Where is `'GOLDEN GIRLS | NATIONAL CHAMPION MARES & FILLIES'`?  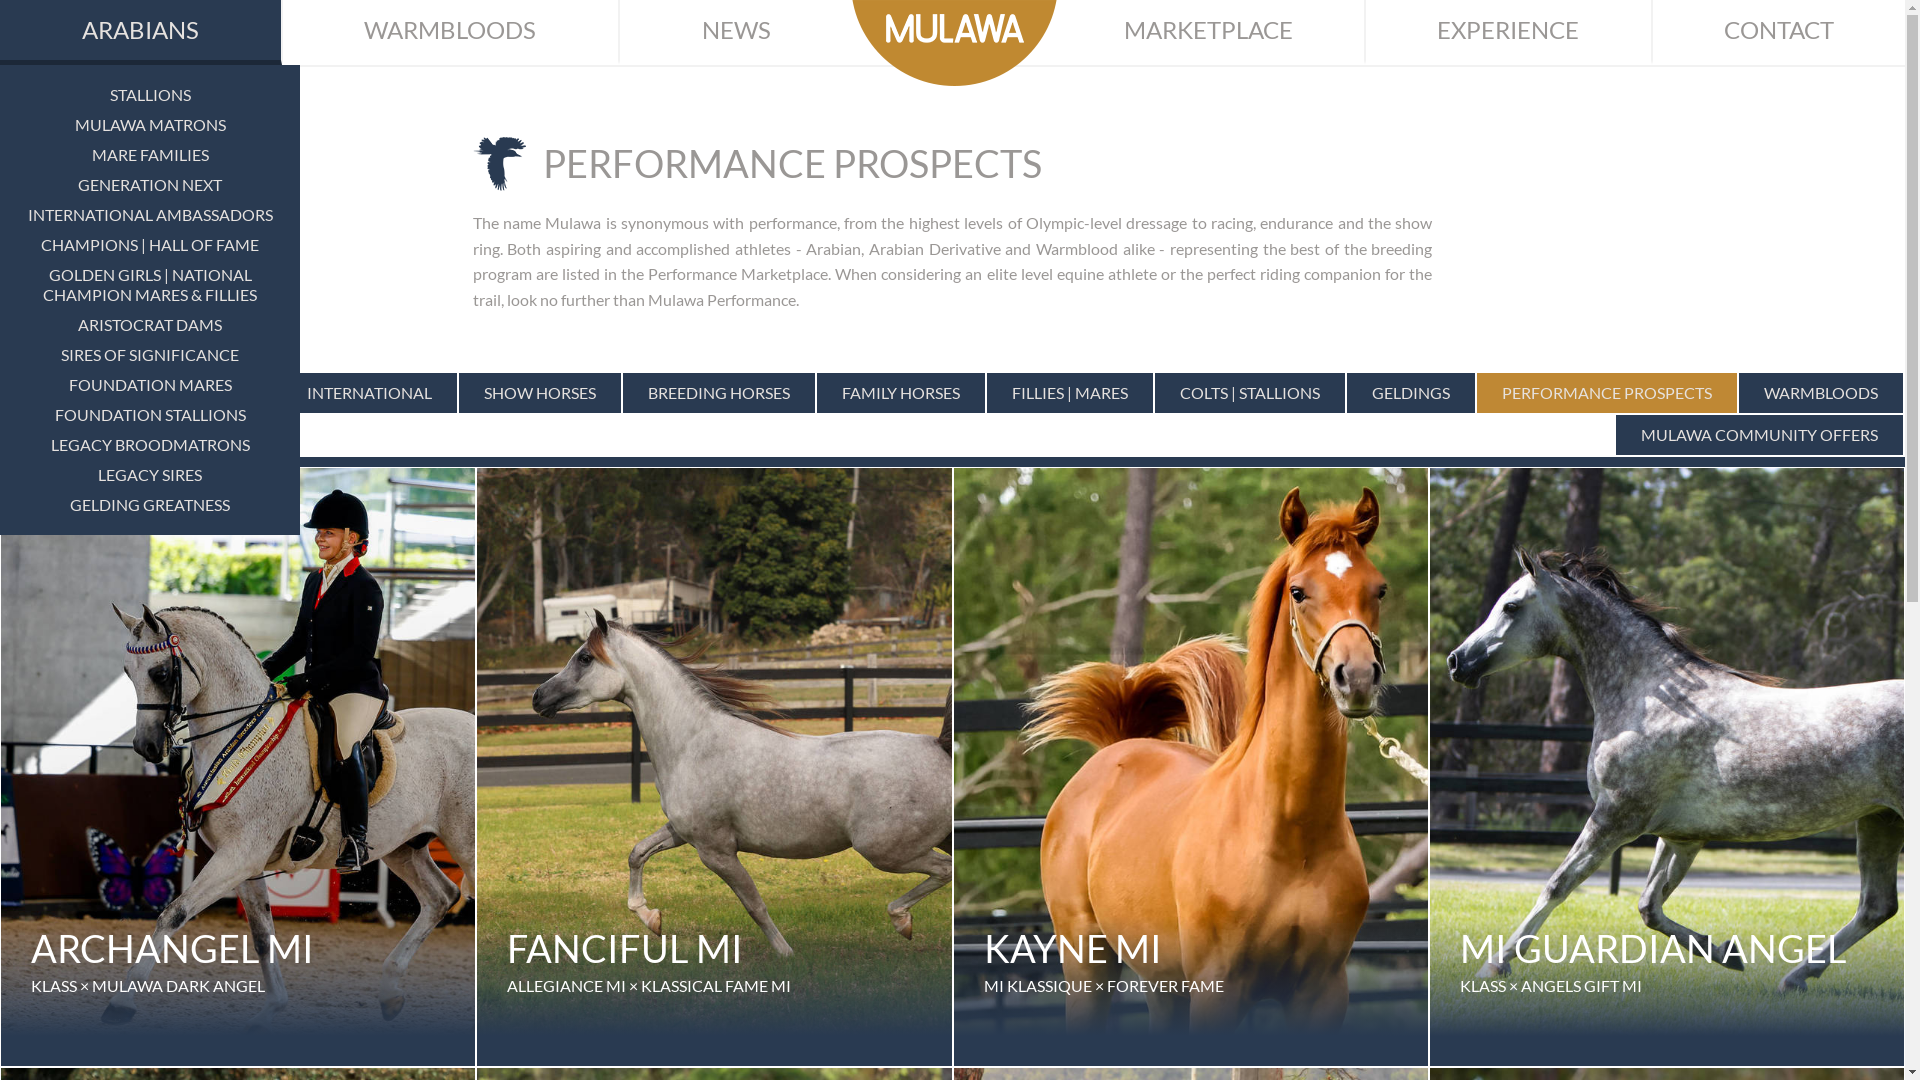
'GOLDEN GIRLS | NATIONAL CHAMPION MARES & FILLIES' is located at coordinates (148, 285).